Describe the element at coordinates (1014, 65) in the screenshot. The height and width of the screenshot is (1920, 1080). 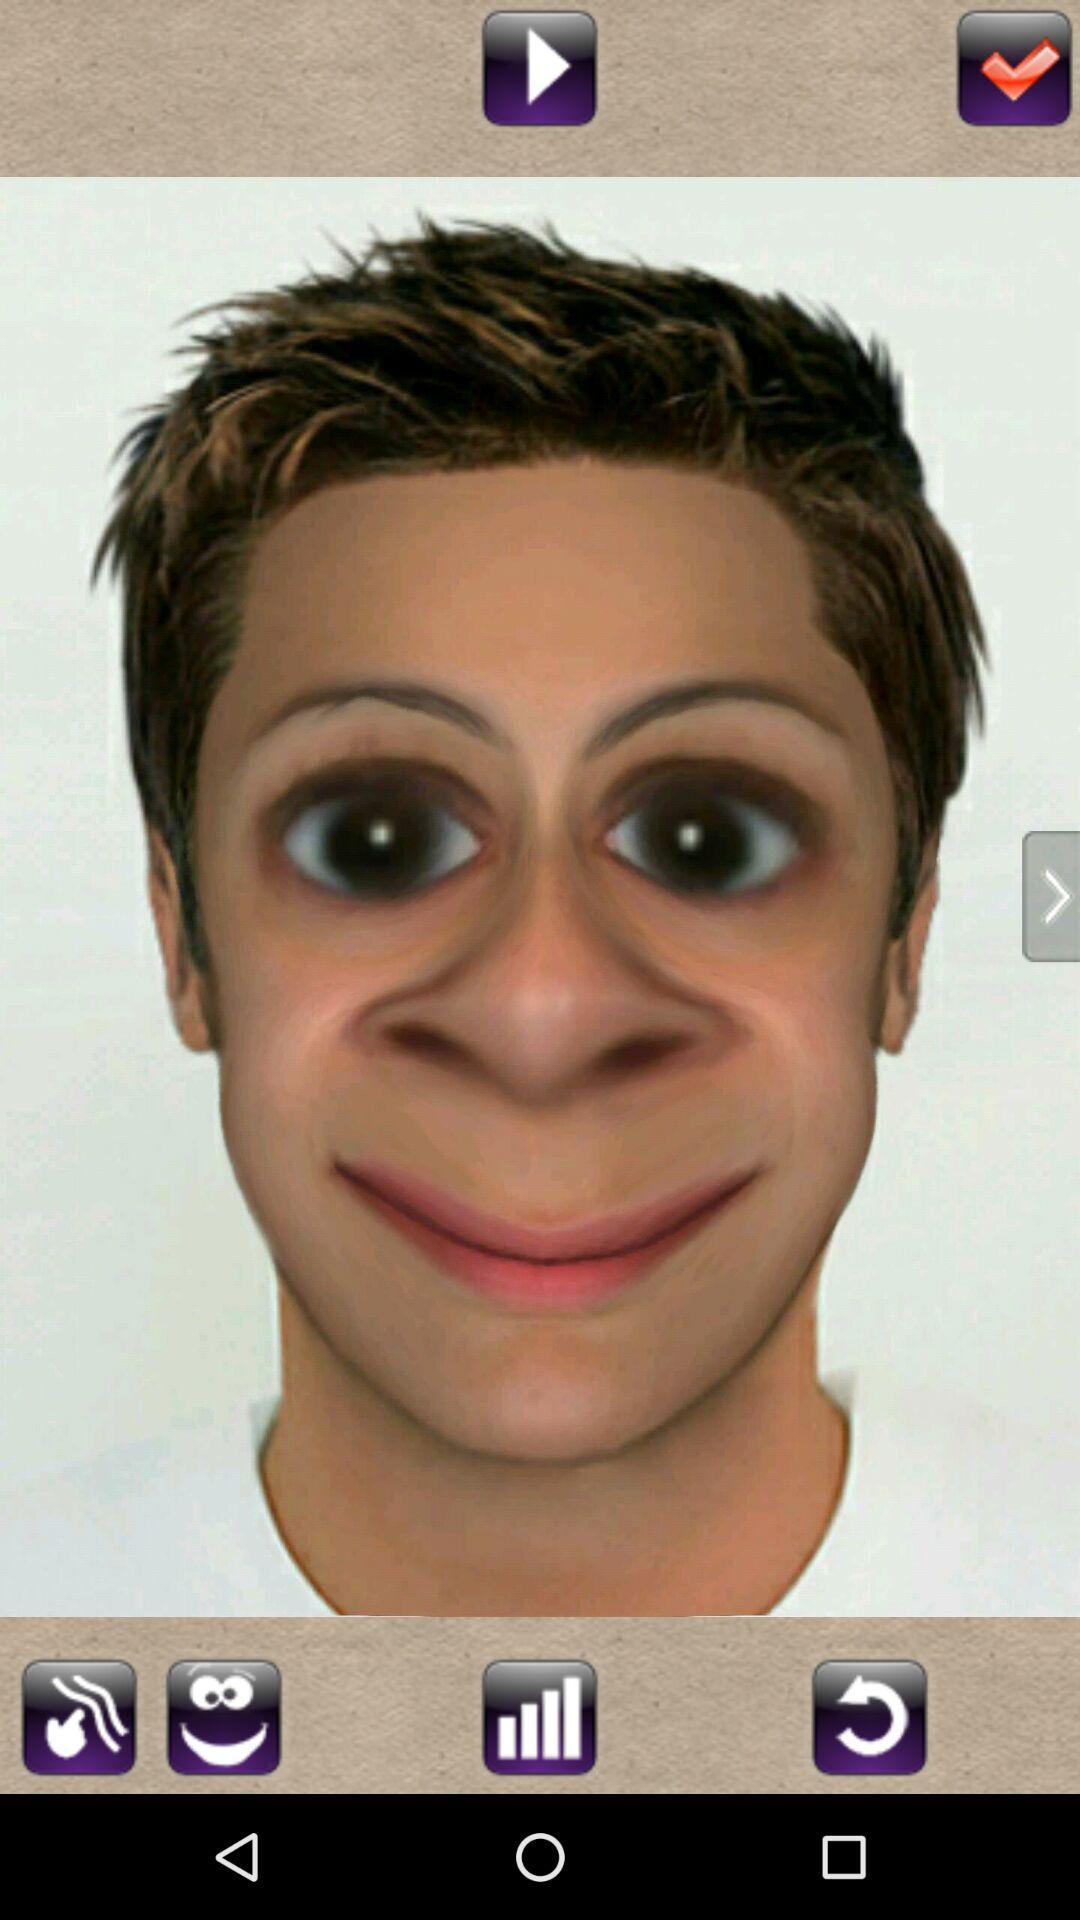
I see `done editing` at that location.